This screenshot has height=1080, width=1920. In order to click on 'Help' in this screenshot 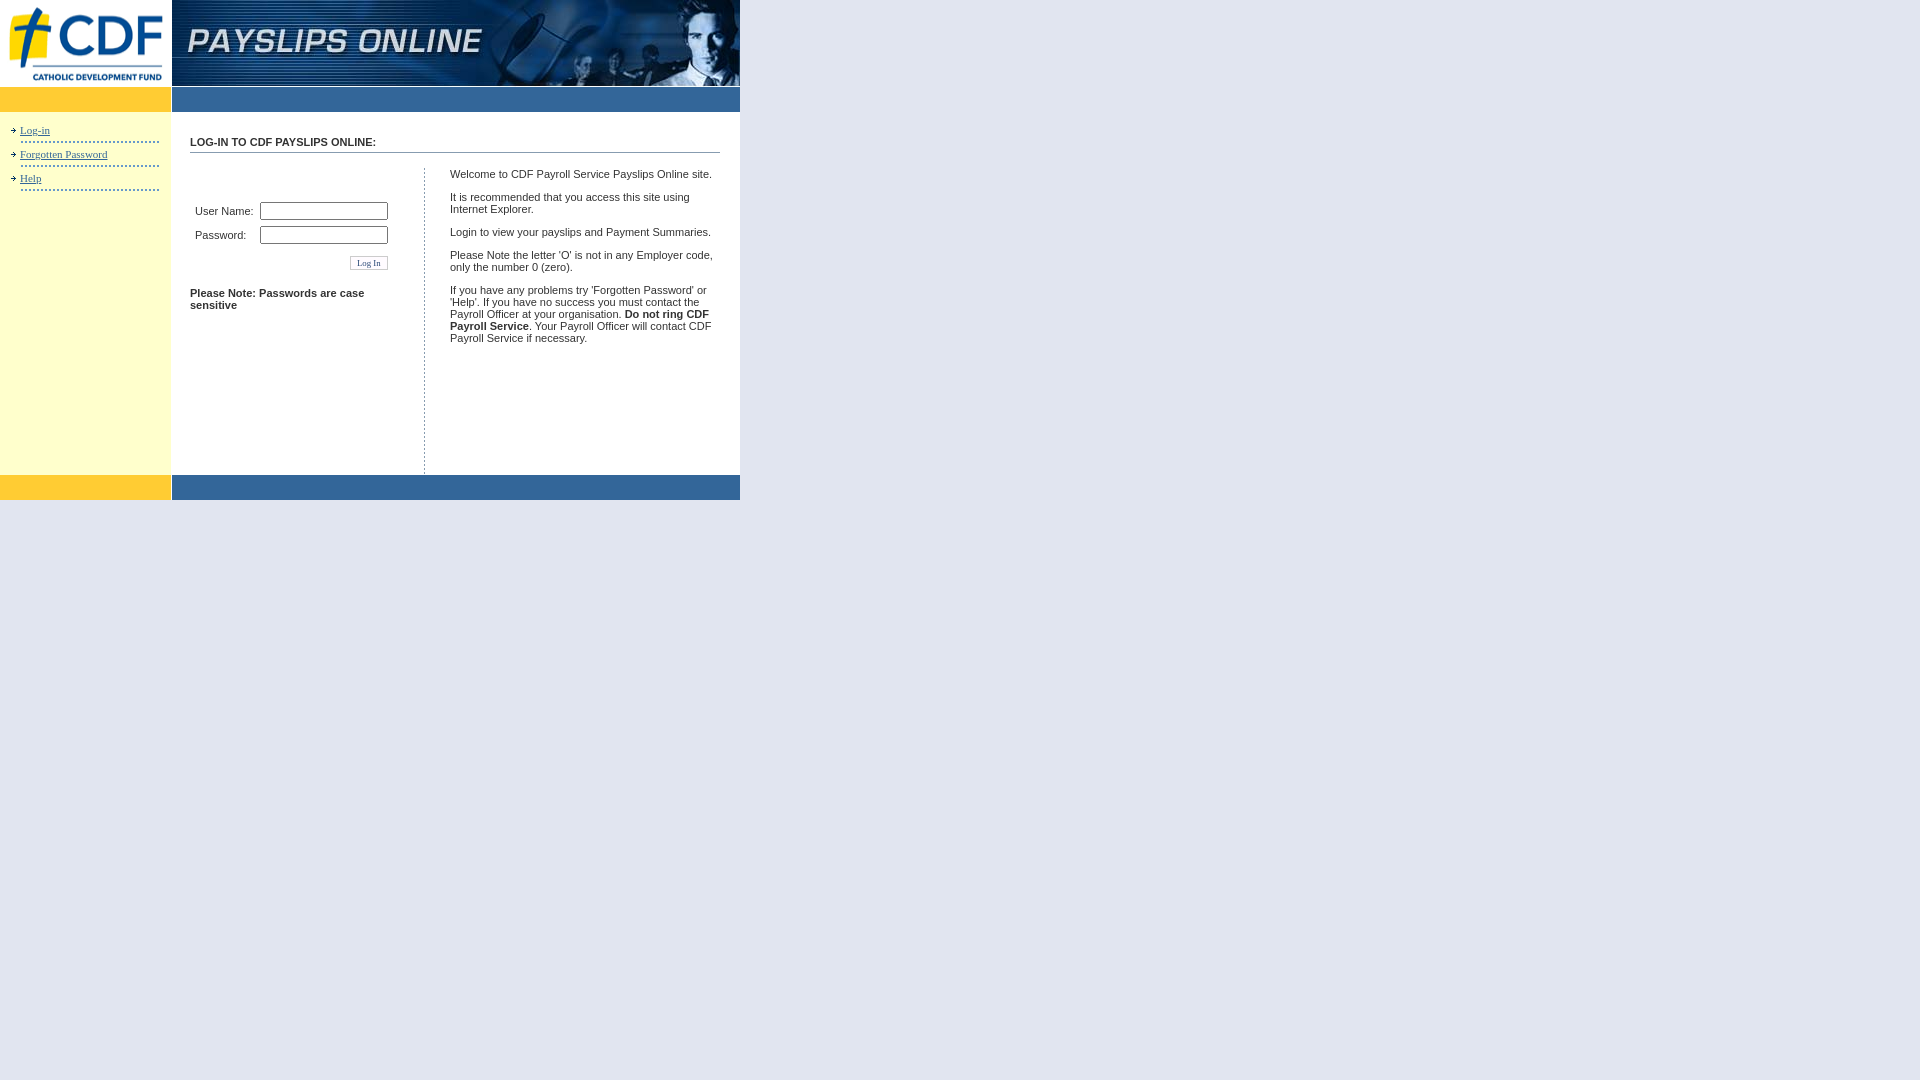, I will do `click(30, 176)`.